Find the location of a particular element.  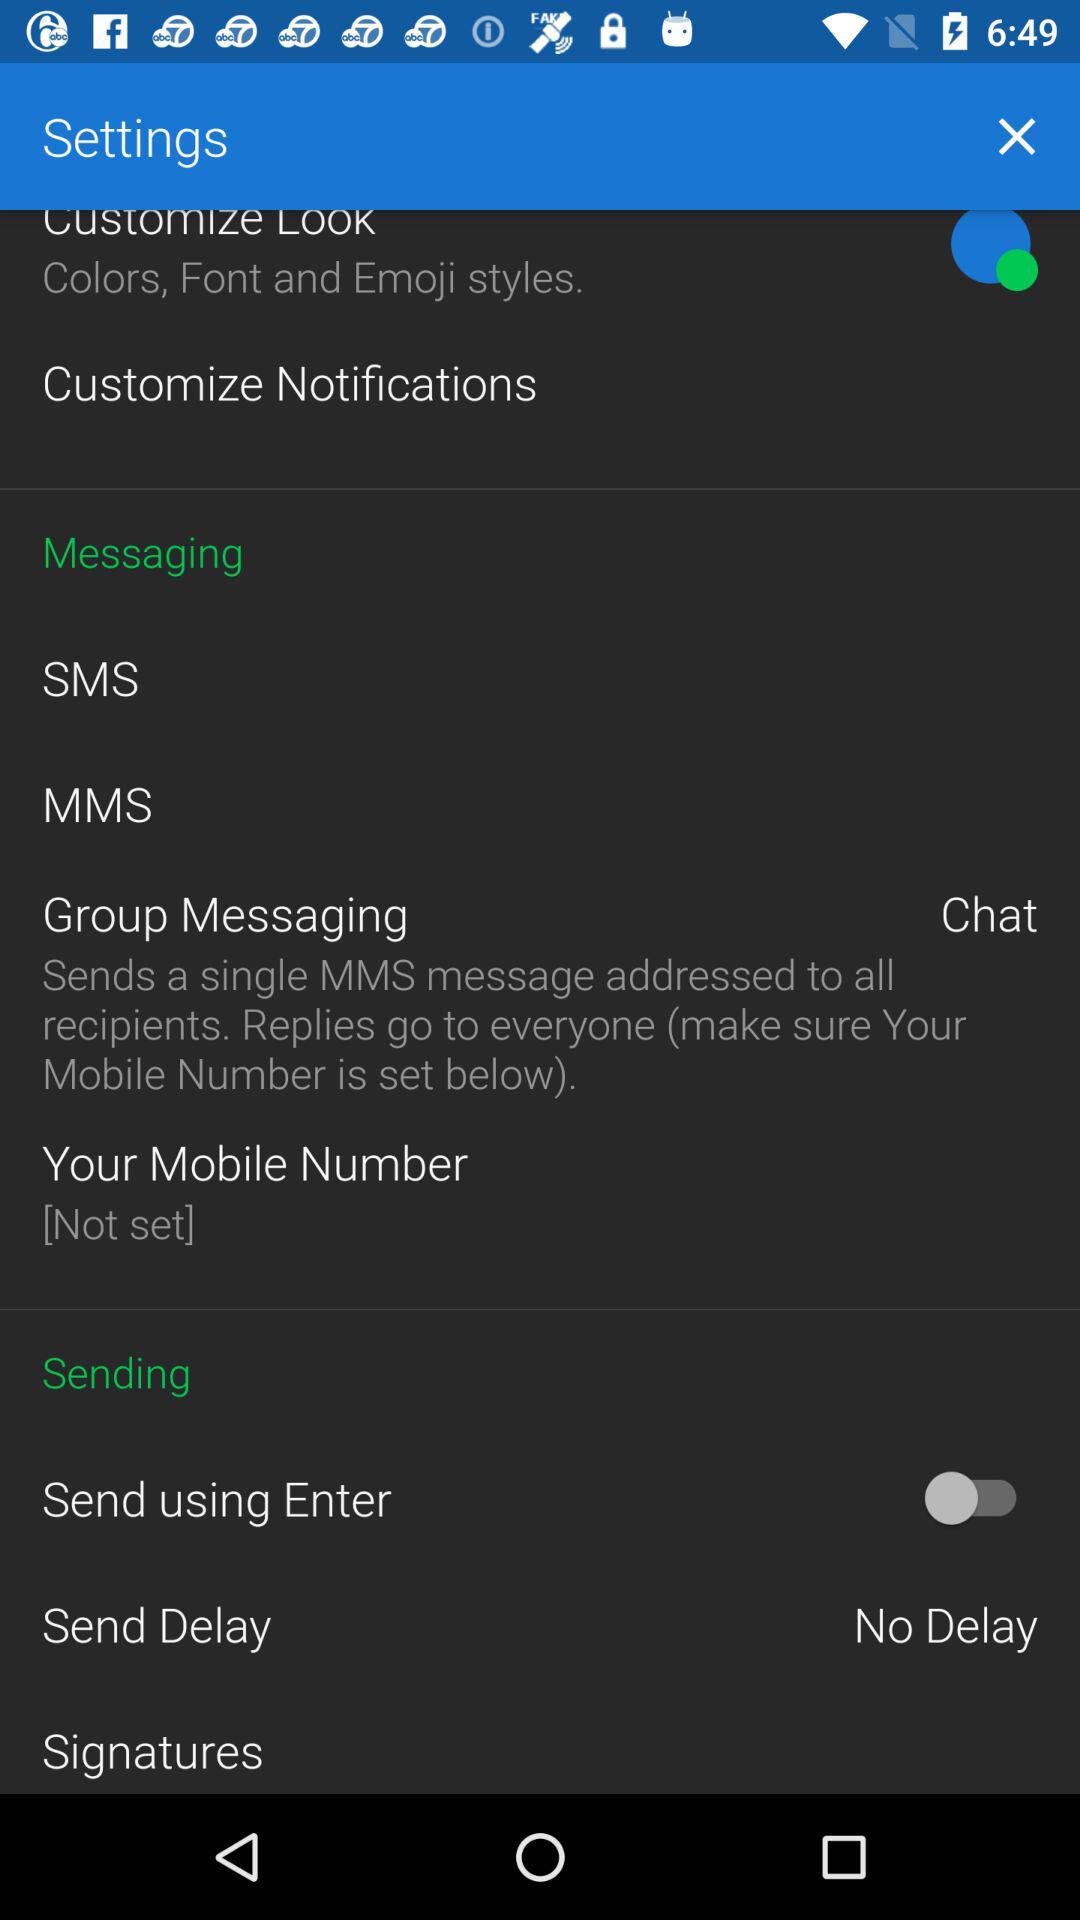

the icon next to settings icon is located at coordinates (1017, 135).